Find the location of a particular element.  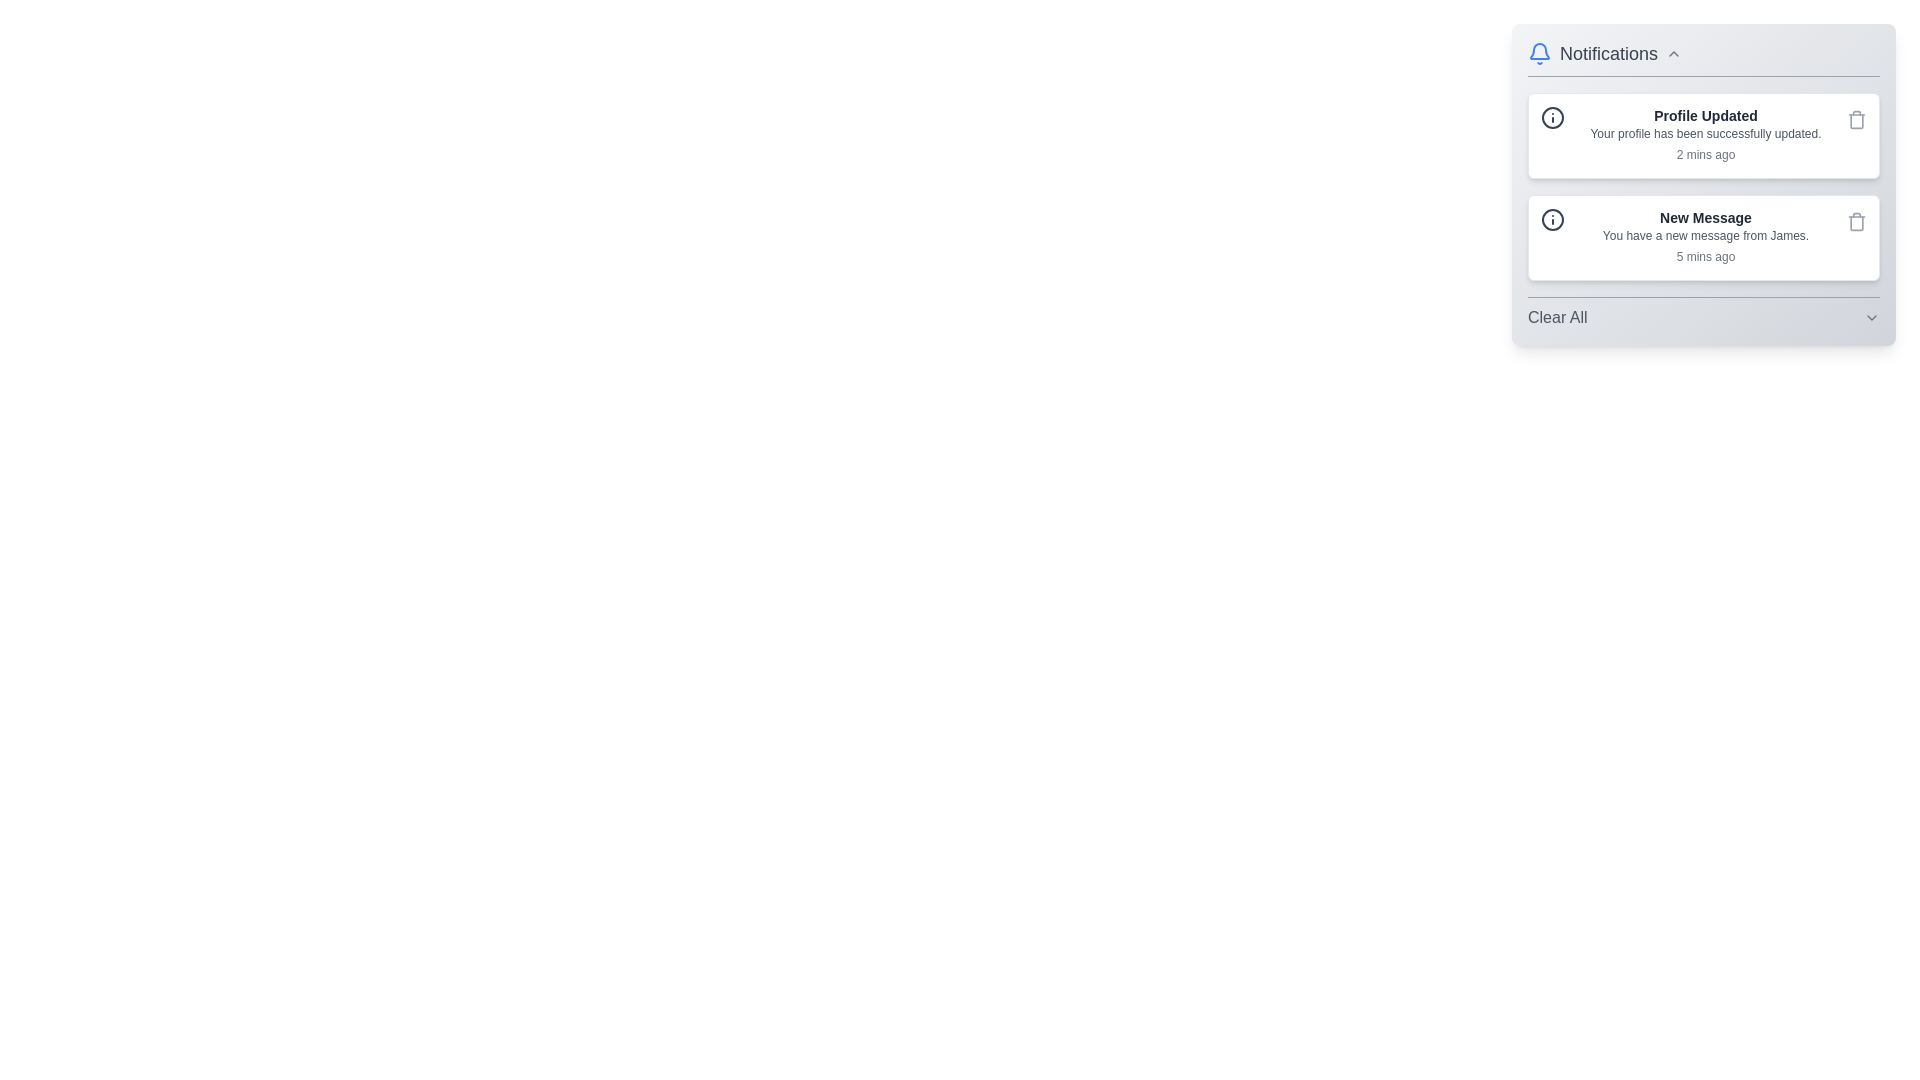

the header icon chevron-up to perform its action is located at coordinates (1674, 53).